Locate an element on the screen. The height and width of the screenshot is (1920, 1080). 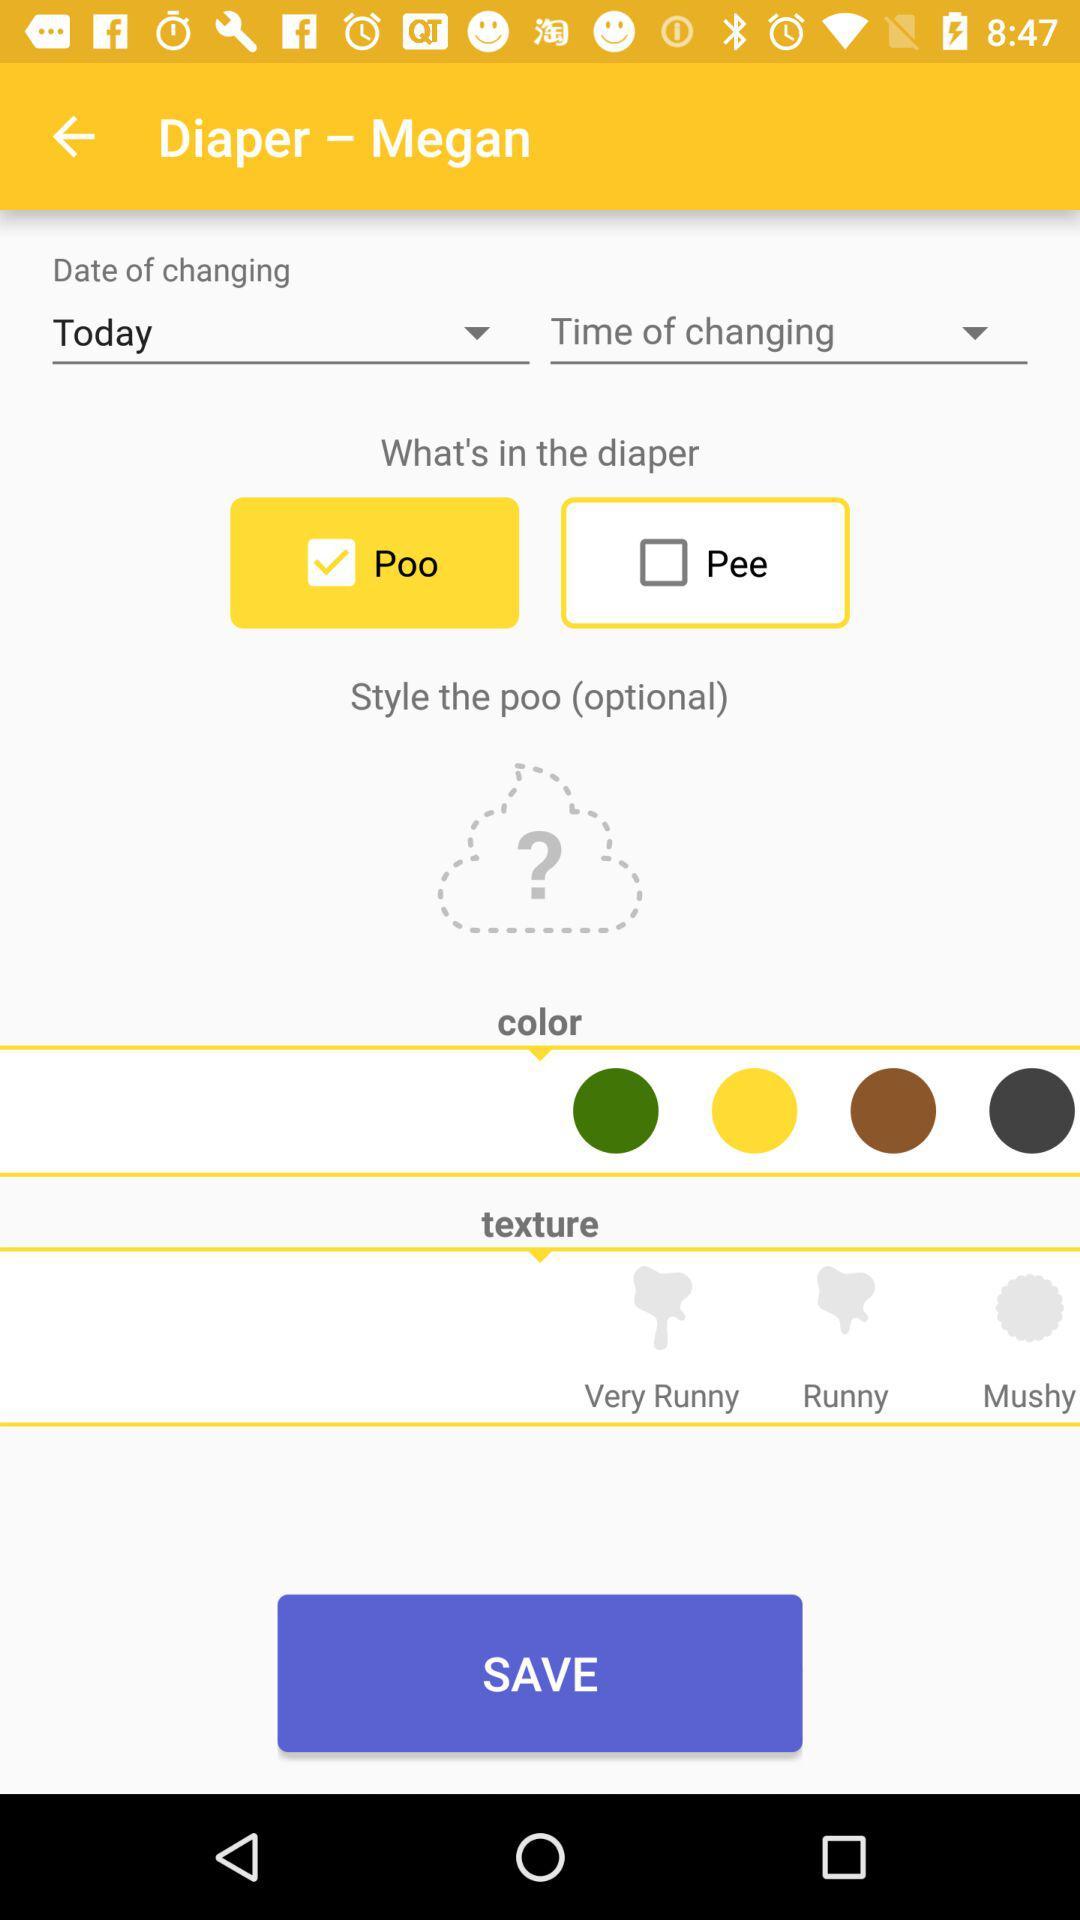
green for poo is located at coordinates (614, 1109).